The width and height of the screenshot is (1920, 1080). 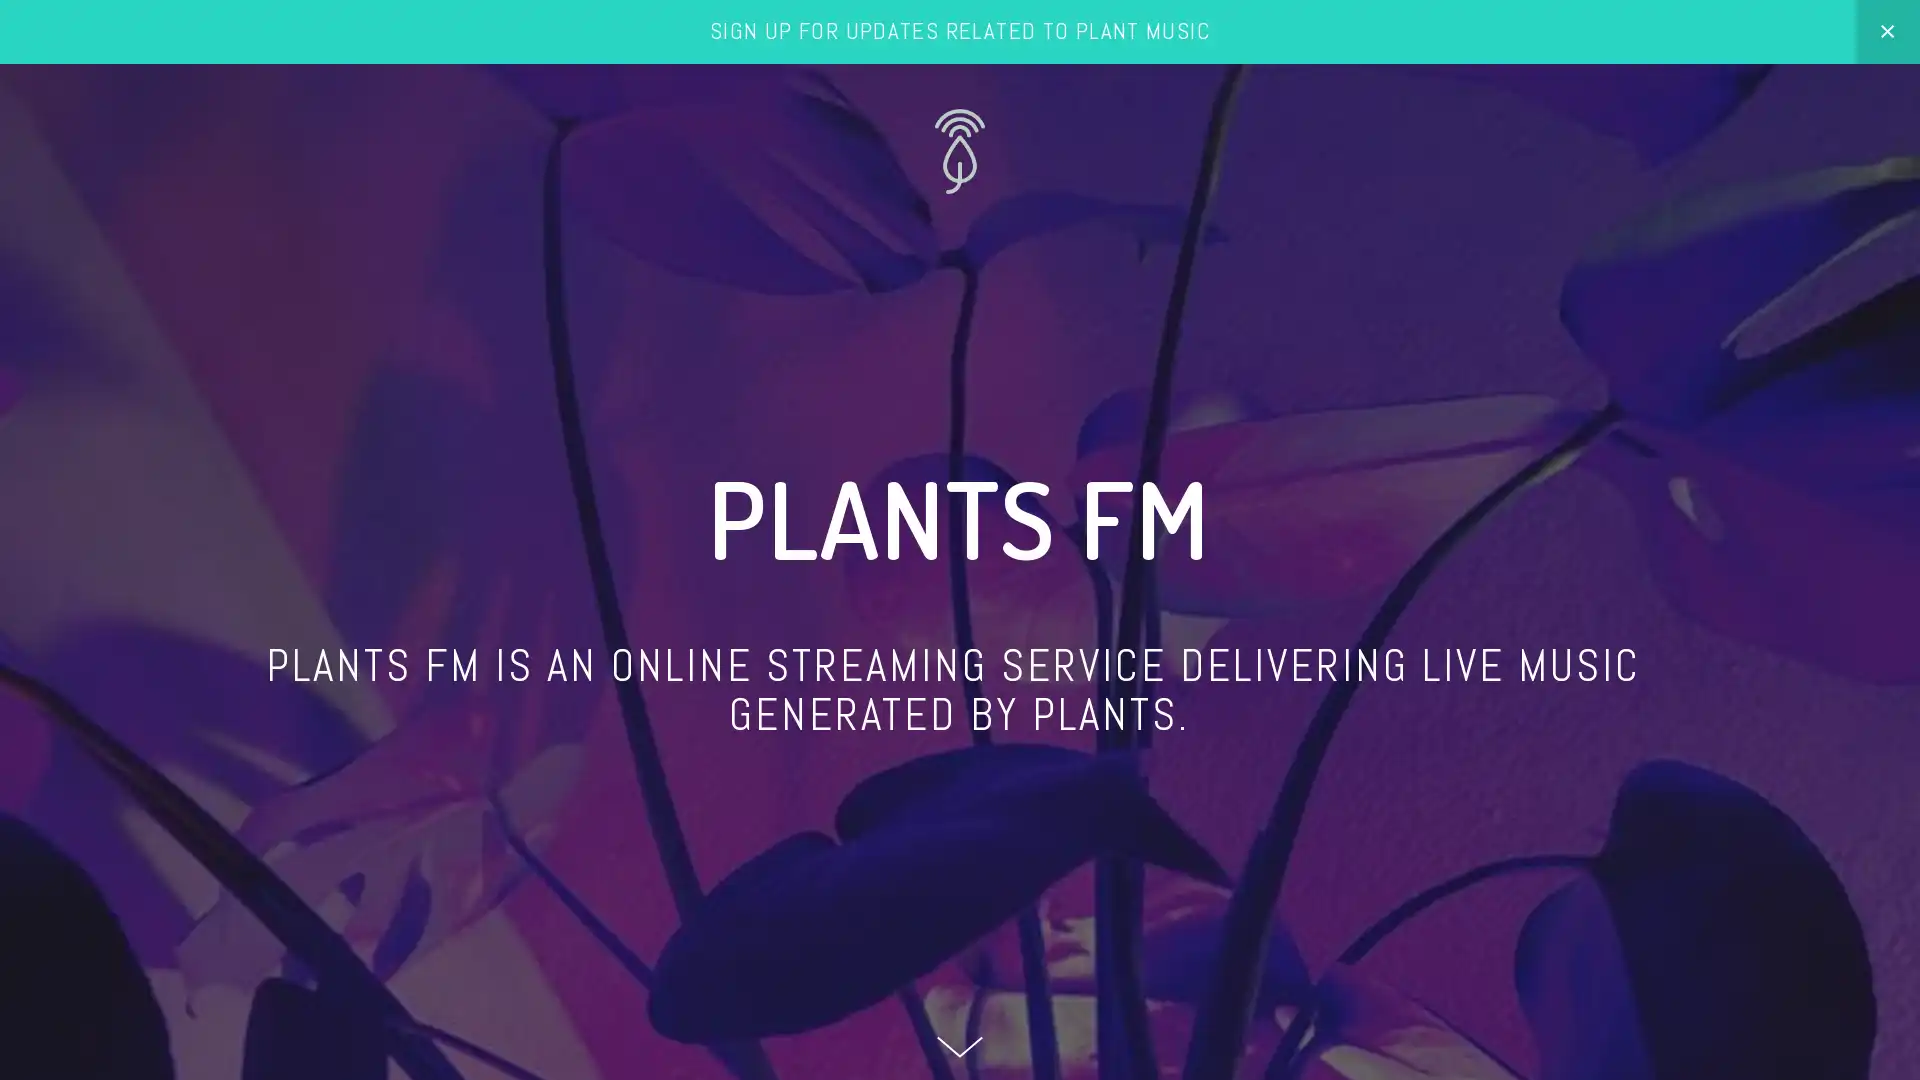 I want to click on Close, so click(x=1819, y=617).